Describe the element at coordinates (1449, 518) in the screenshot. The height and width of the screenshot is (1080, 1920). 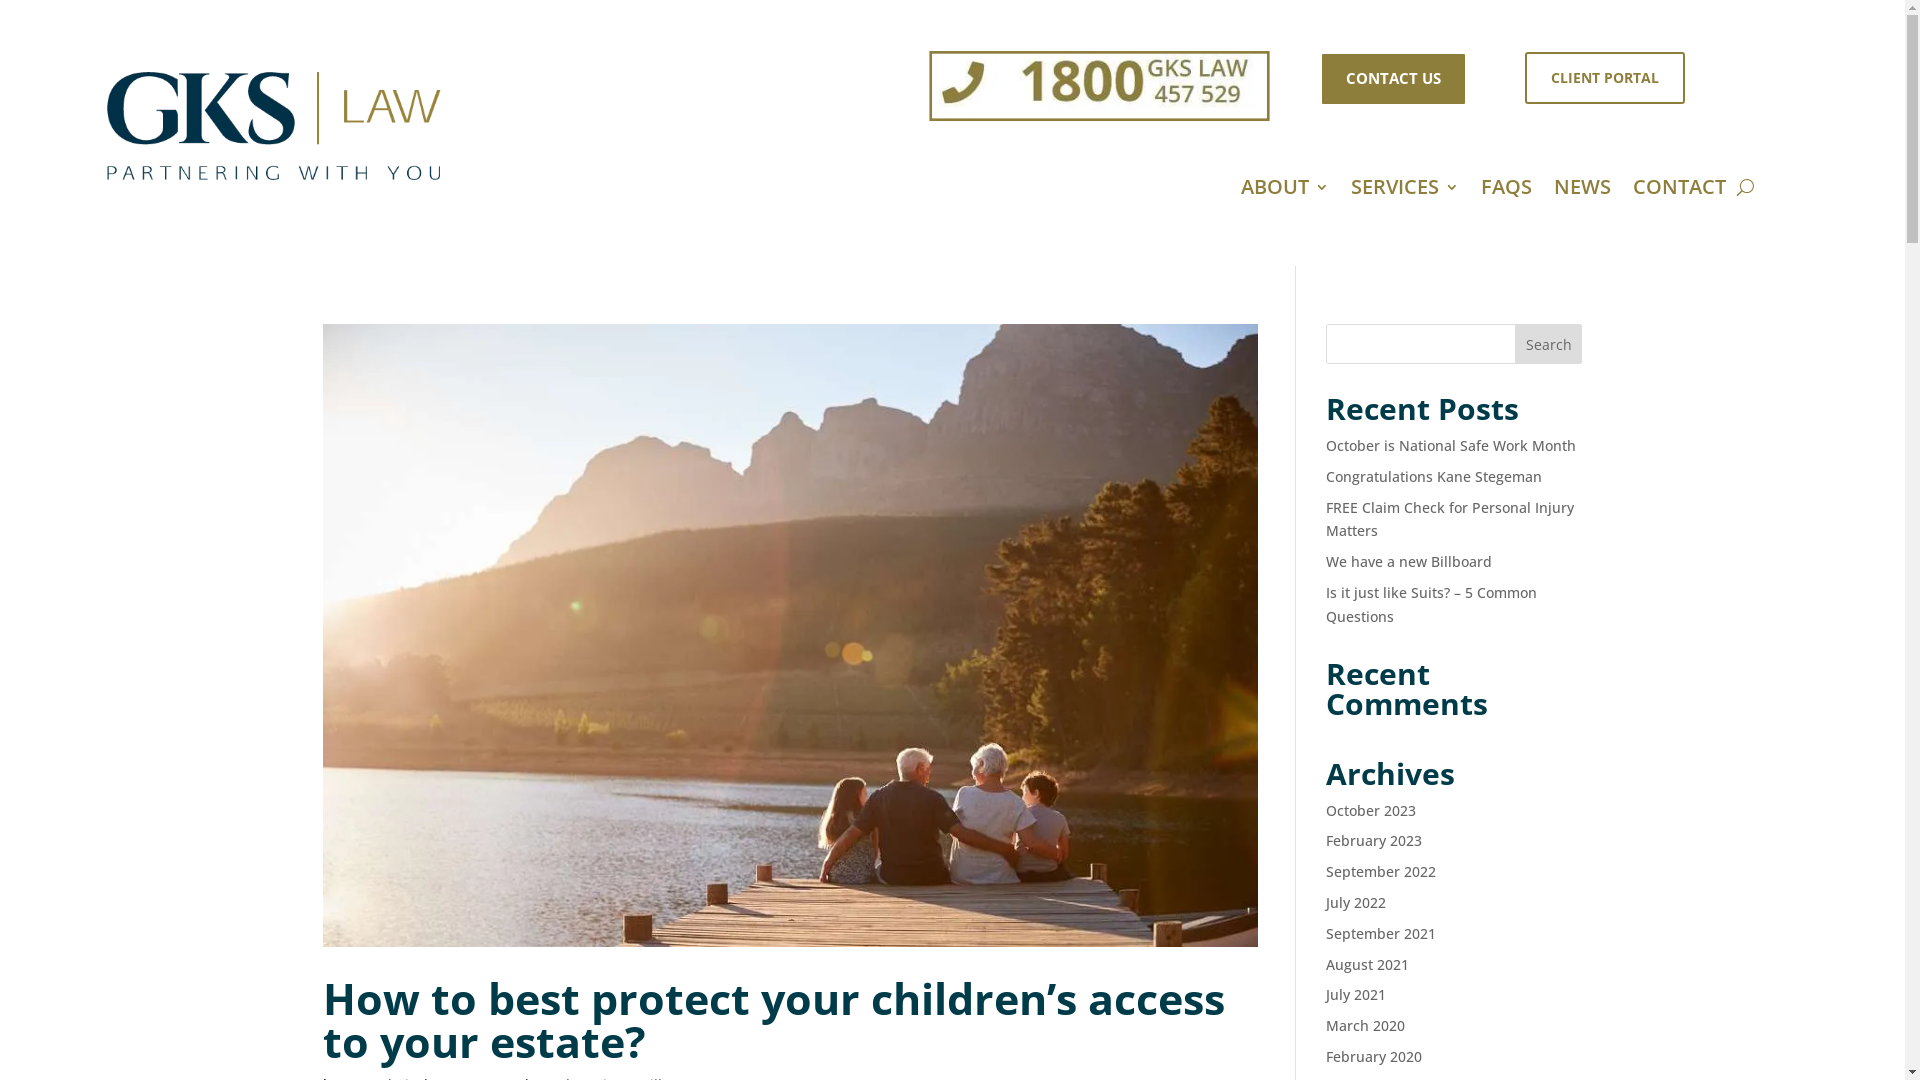
I see `'FREE Claim Check for Personal Injury Matters'` at that location.